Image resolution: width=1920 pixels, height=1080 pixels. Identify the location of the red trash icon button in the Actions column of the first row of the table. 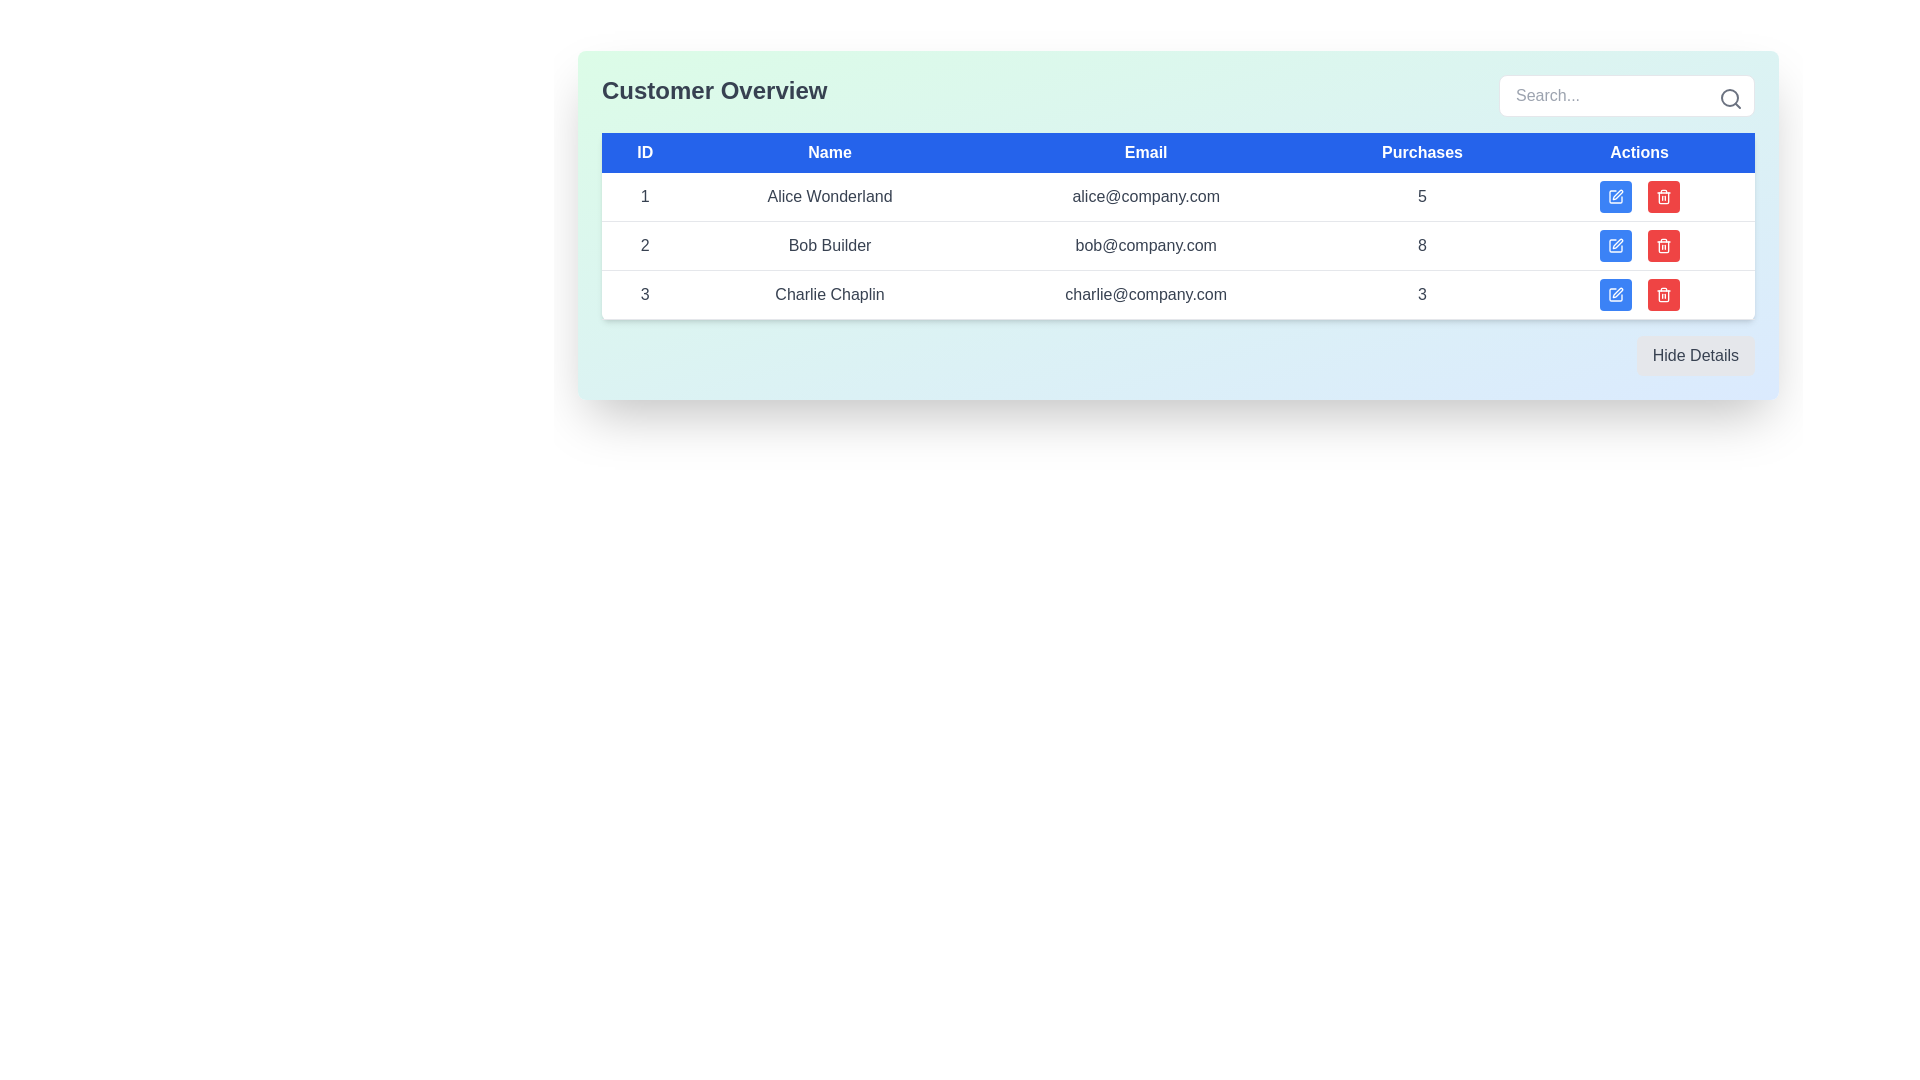
(1663, 196).